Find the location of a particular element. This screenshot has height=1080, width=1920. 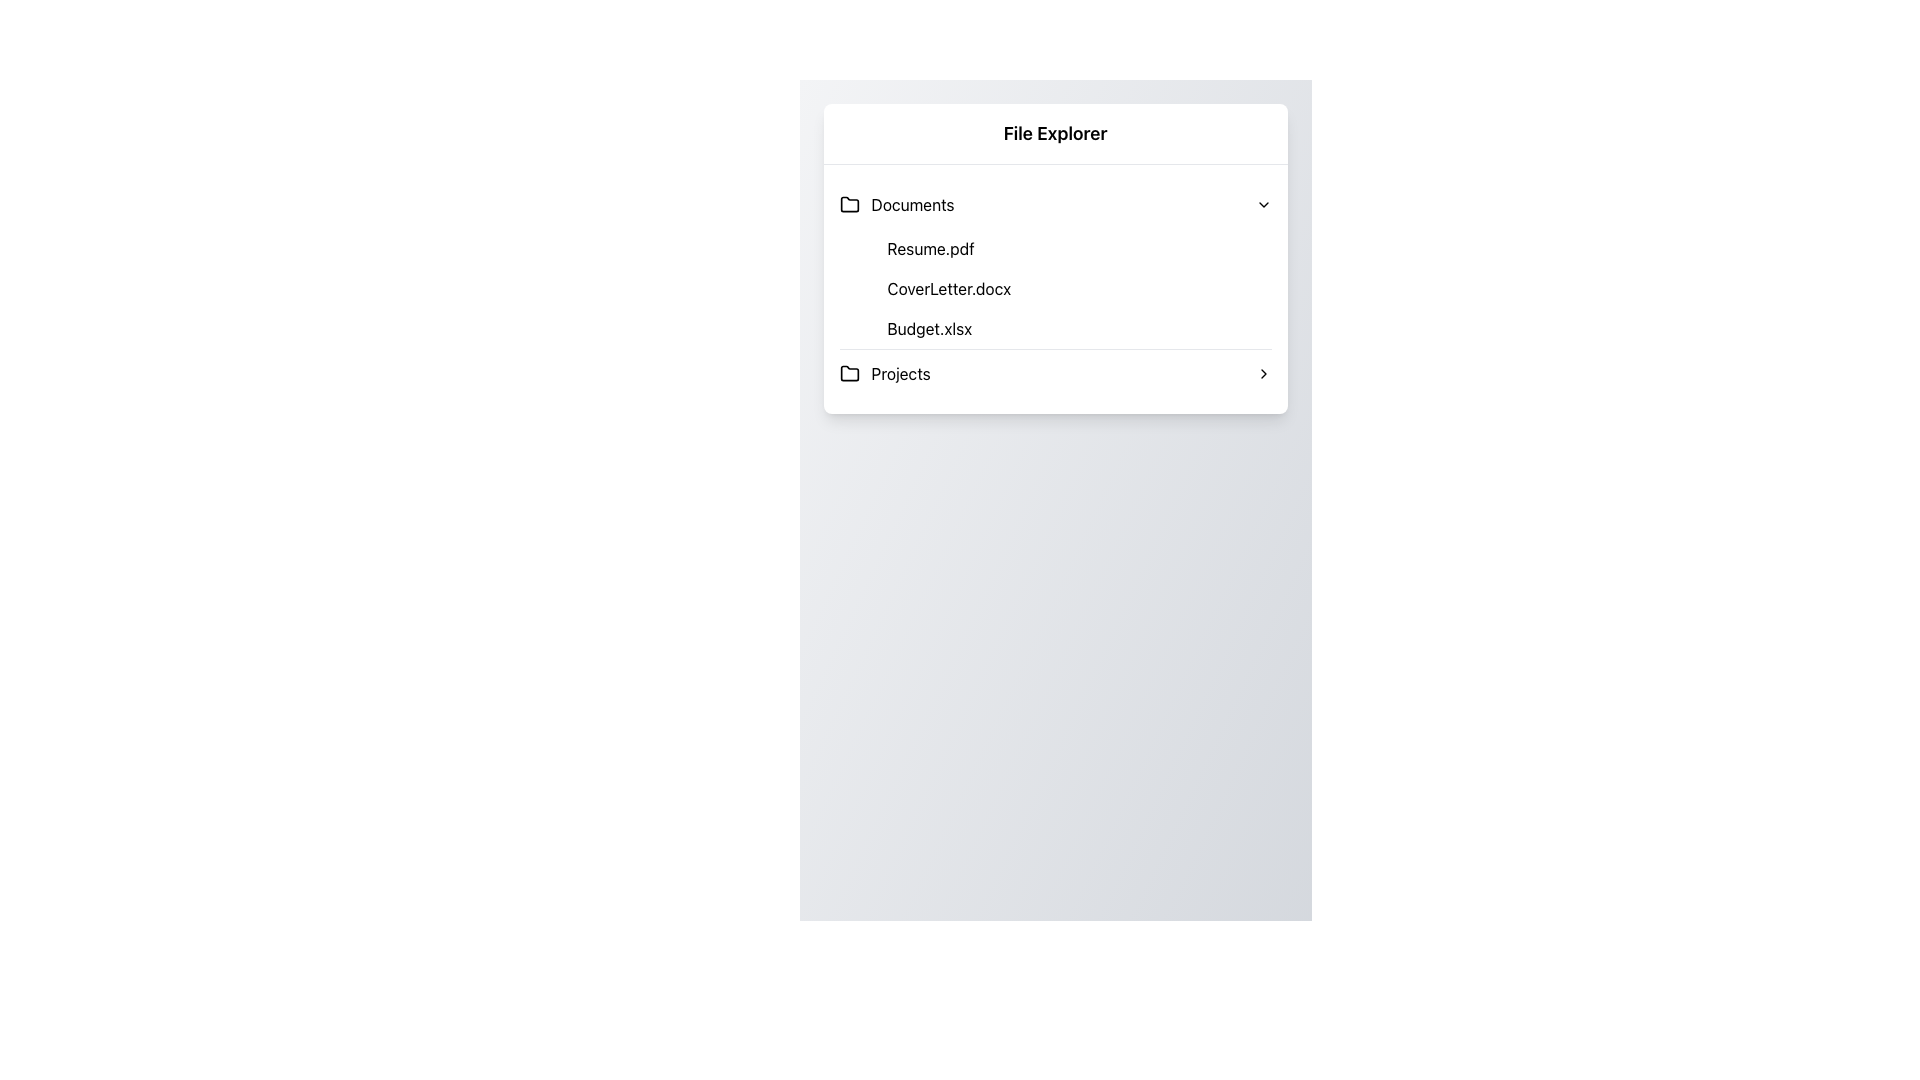

the 'Projects' folder button, which is represented by the label 'Projects' and a folder icon is located at coordinates (884, 374).